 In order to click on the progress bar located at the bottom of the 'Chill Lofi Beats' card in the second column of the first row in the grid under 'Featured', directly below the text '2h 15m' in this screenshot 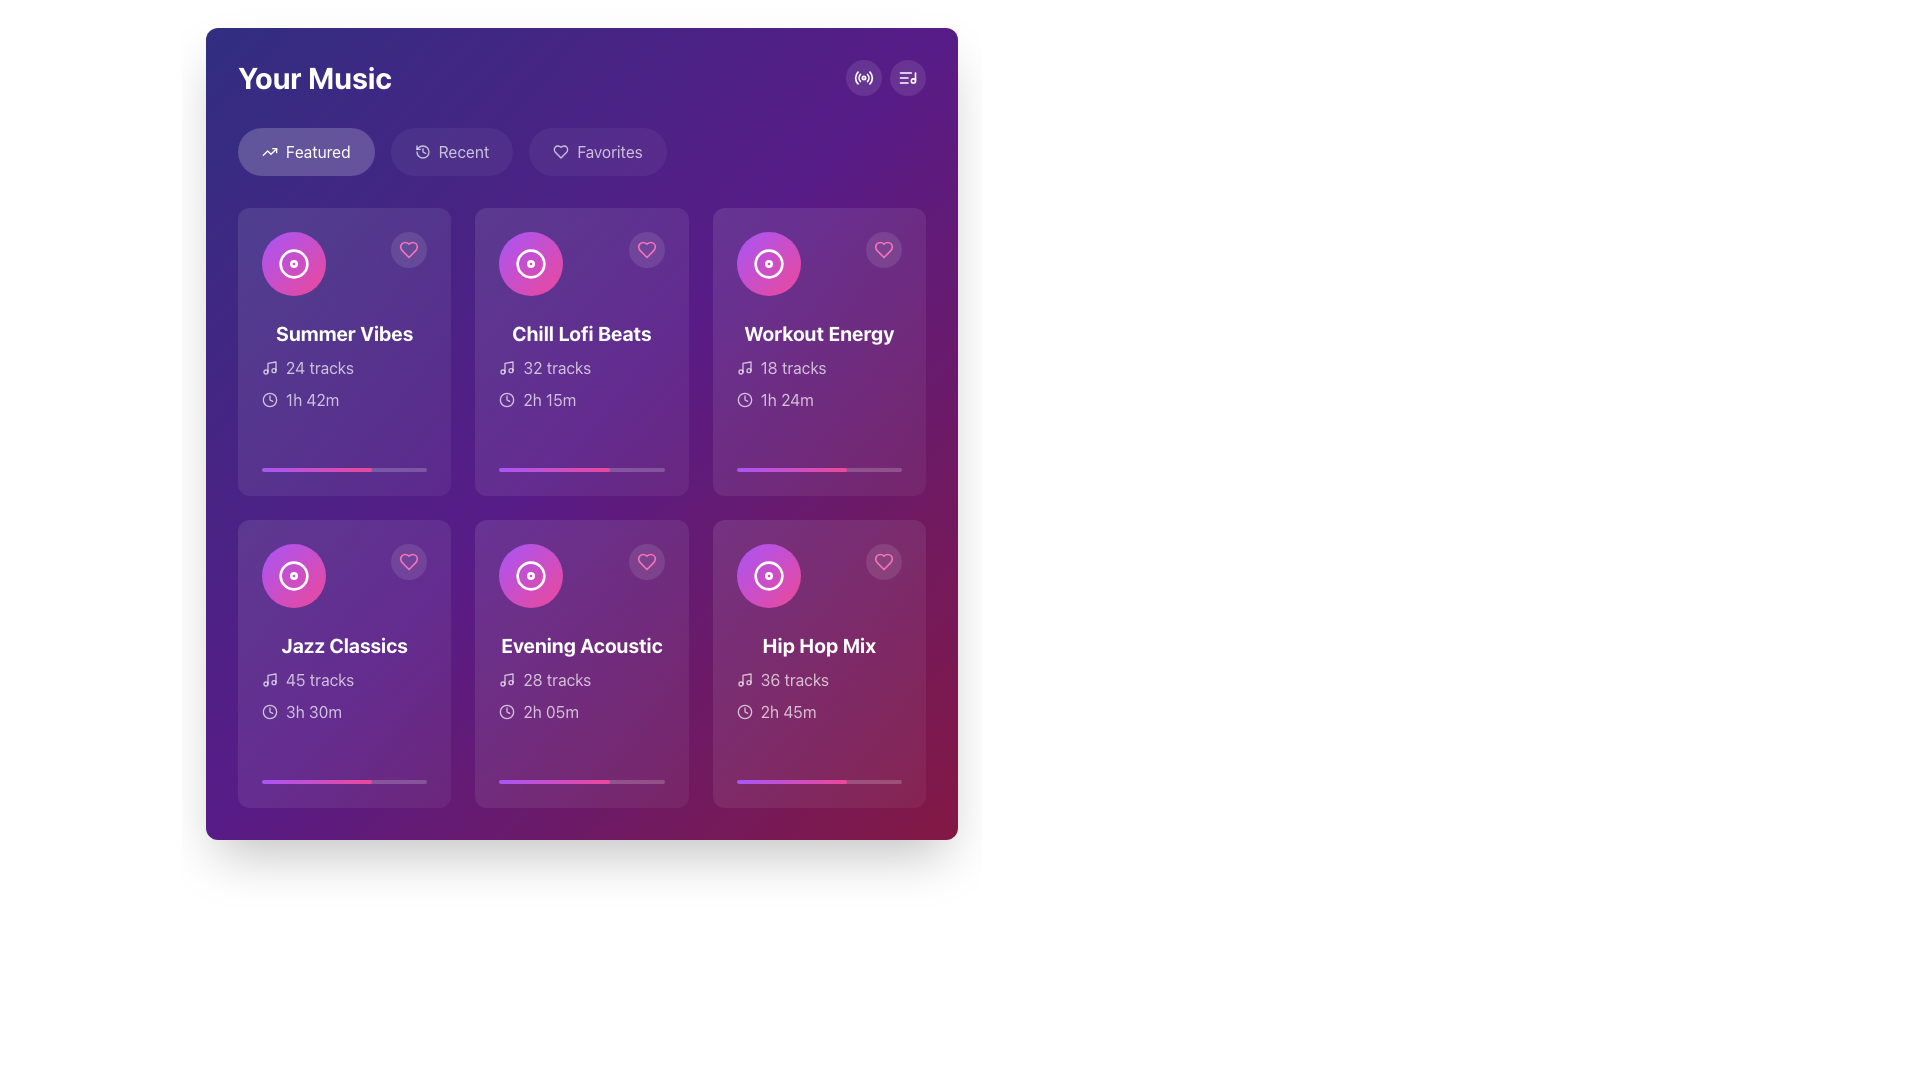, I will do `click(580, 470)`.